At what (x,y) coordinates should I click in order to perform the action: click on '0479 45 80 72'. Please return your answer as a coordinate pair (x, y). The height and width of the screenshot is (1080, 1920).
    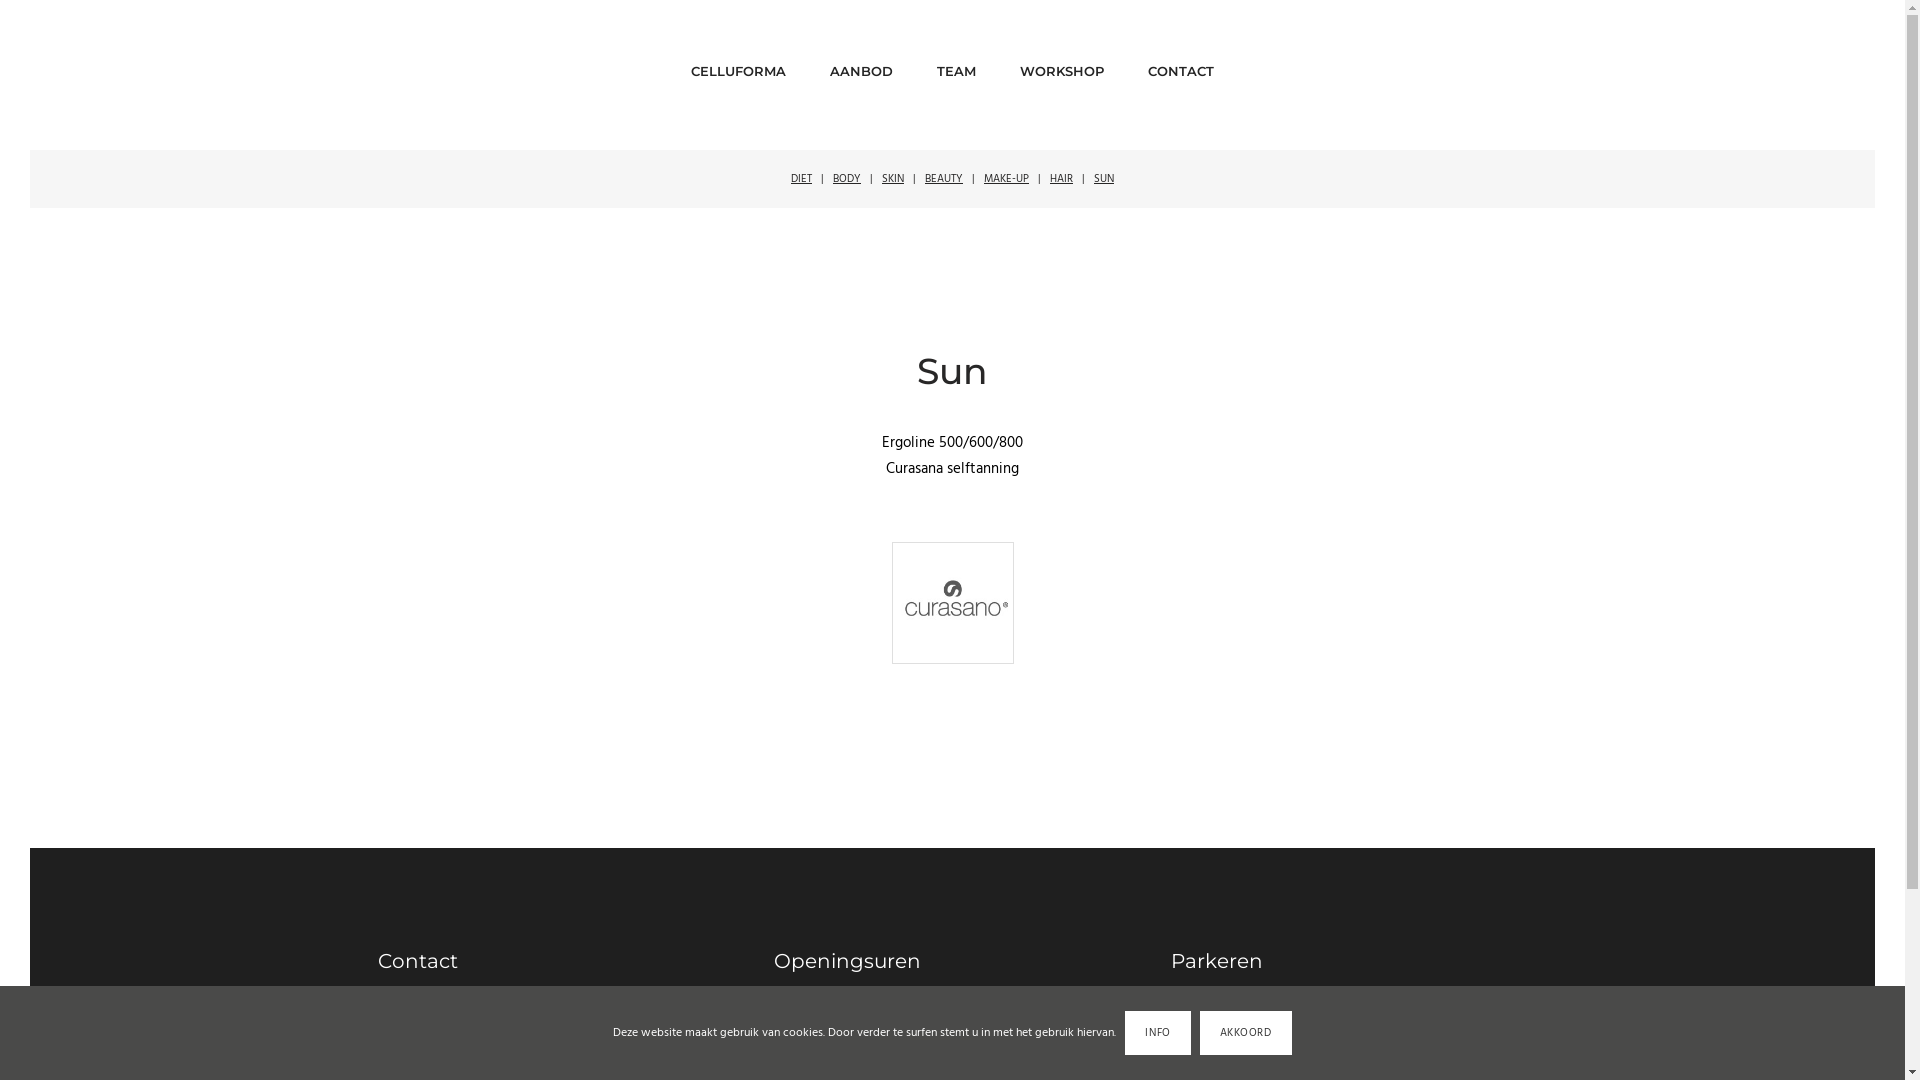
    Looking at the image, I should click on (435, 1042).